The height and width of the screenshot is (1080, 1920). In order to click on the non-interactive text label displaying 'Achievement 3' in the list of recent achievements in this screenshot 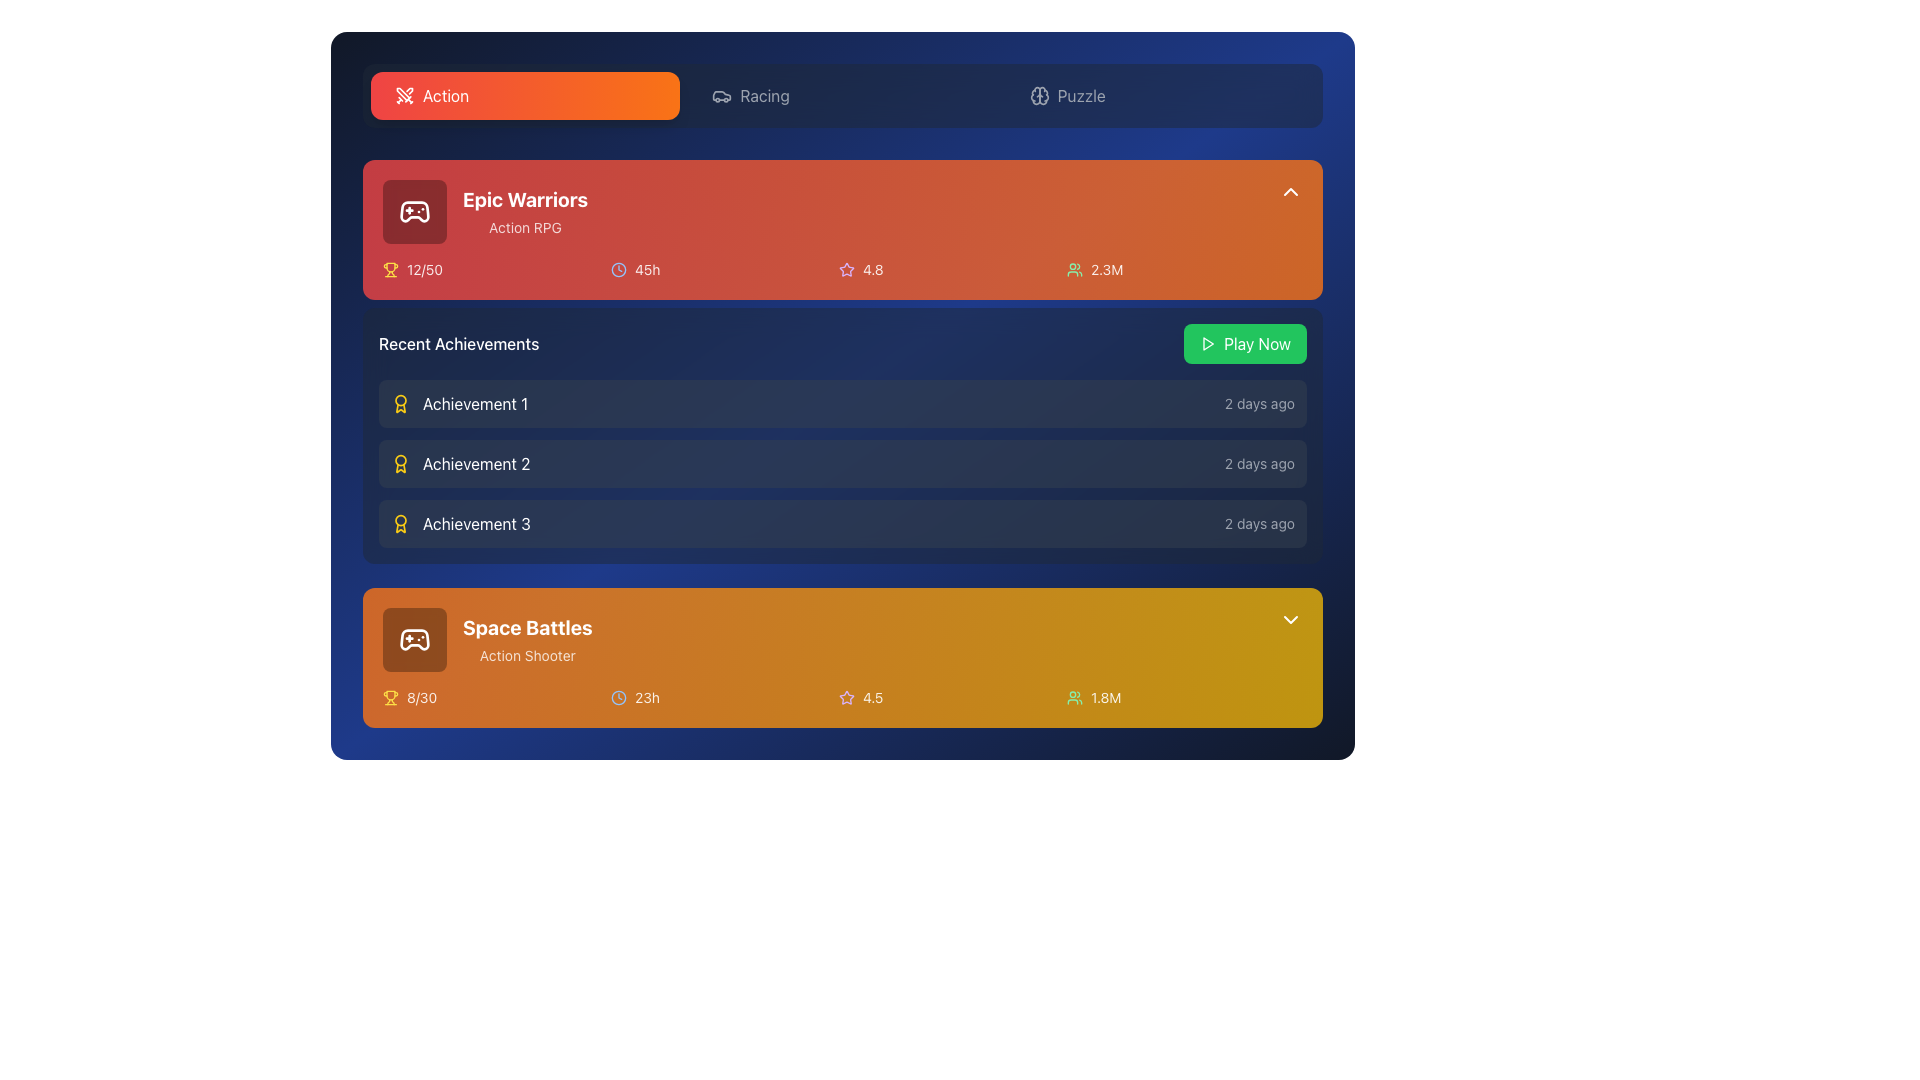, I will do `click(475, 523)`.